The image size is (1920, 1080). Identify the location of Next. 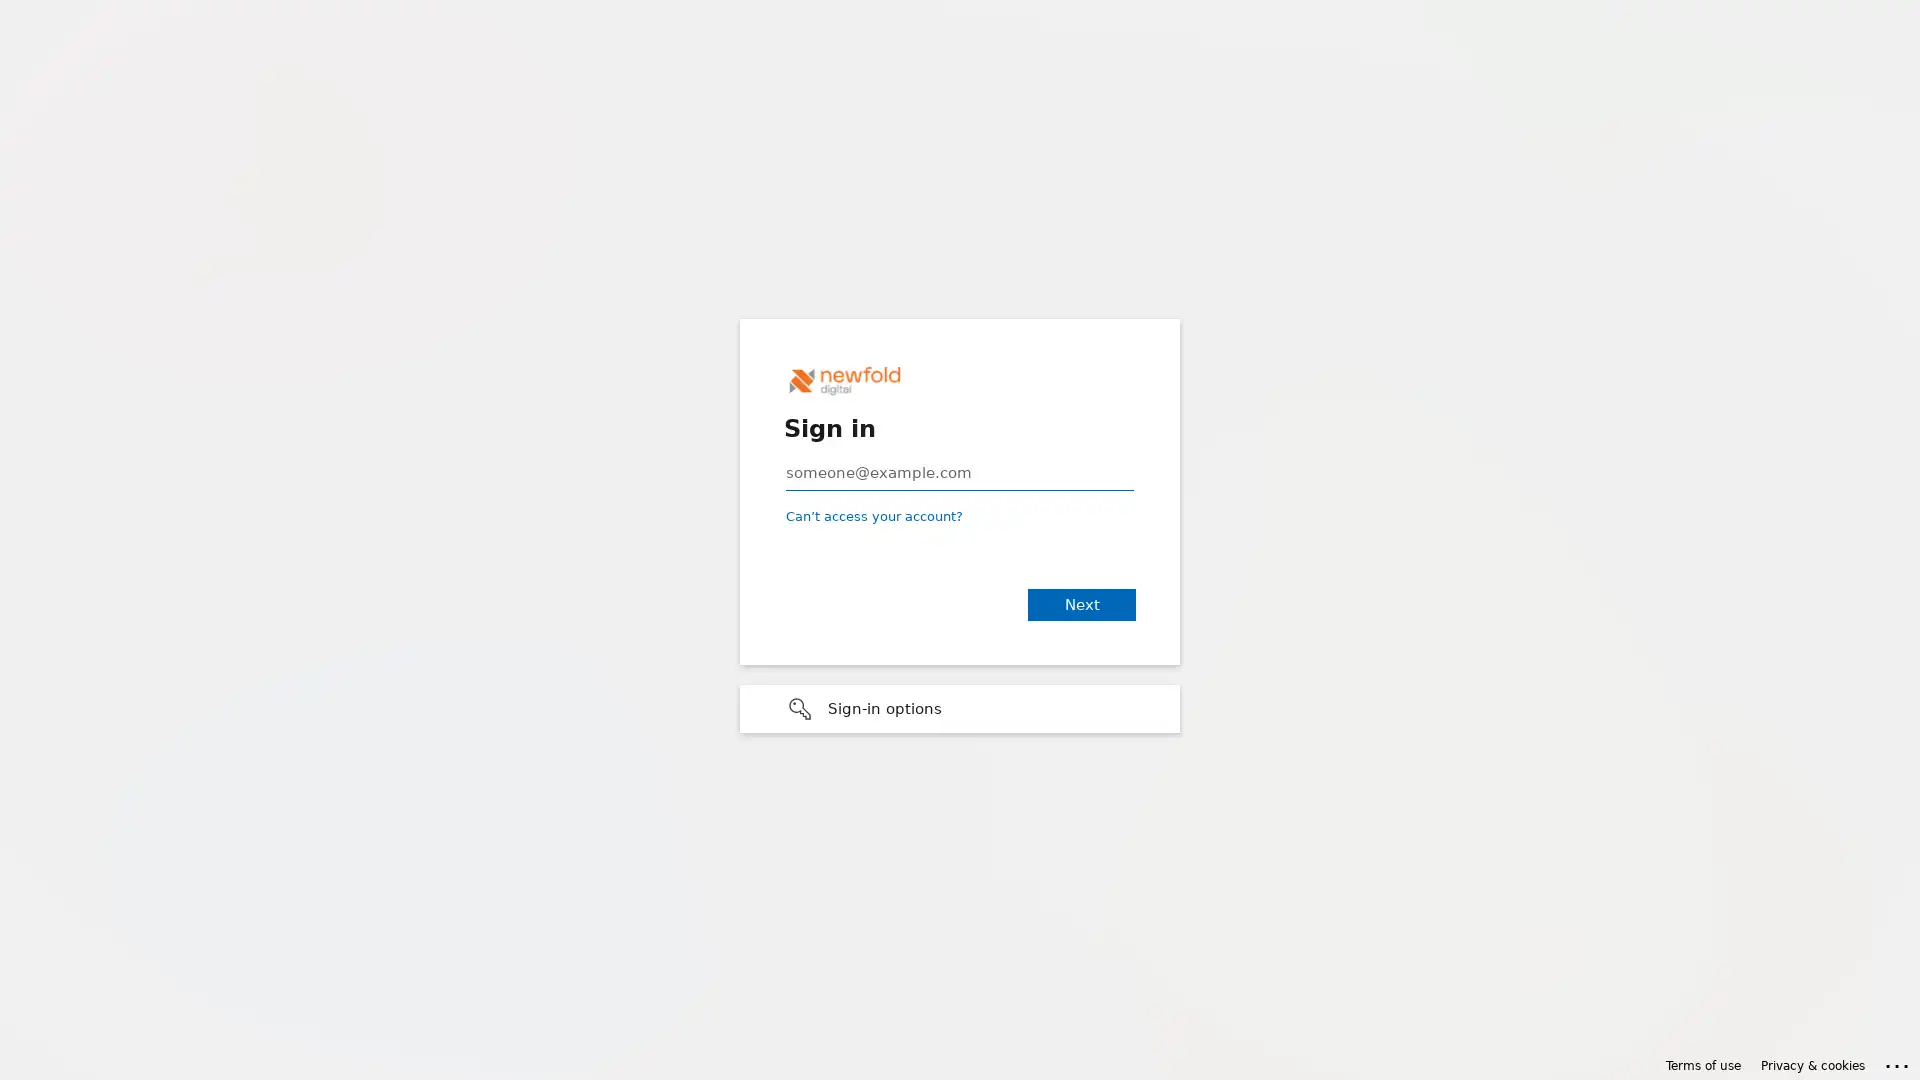
(1080, 604).